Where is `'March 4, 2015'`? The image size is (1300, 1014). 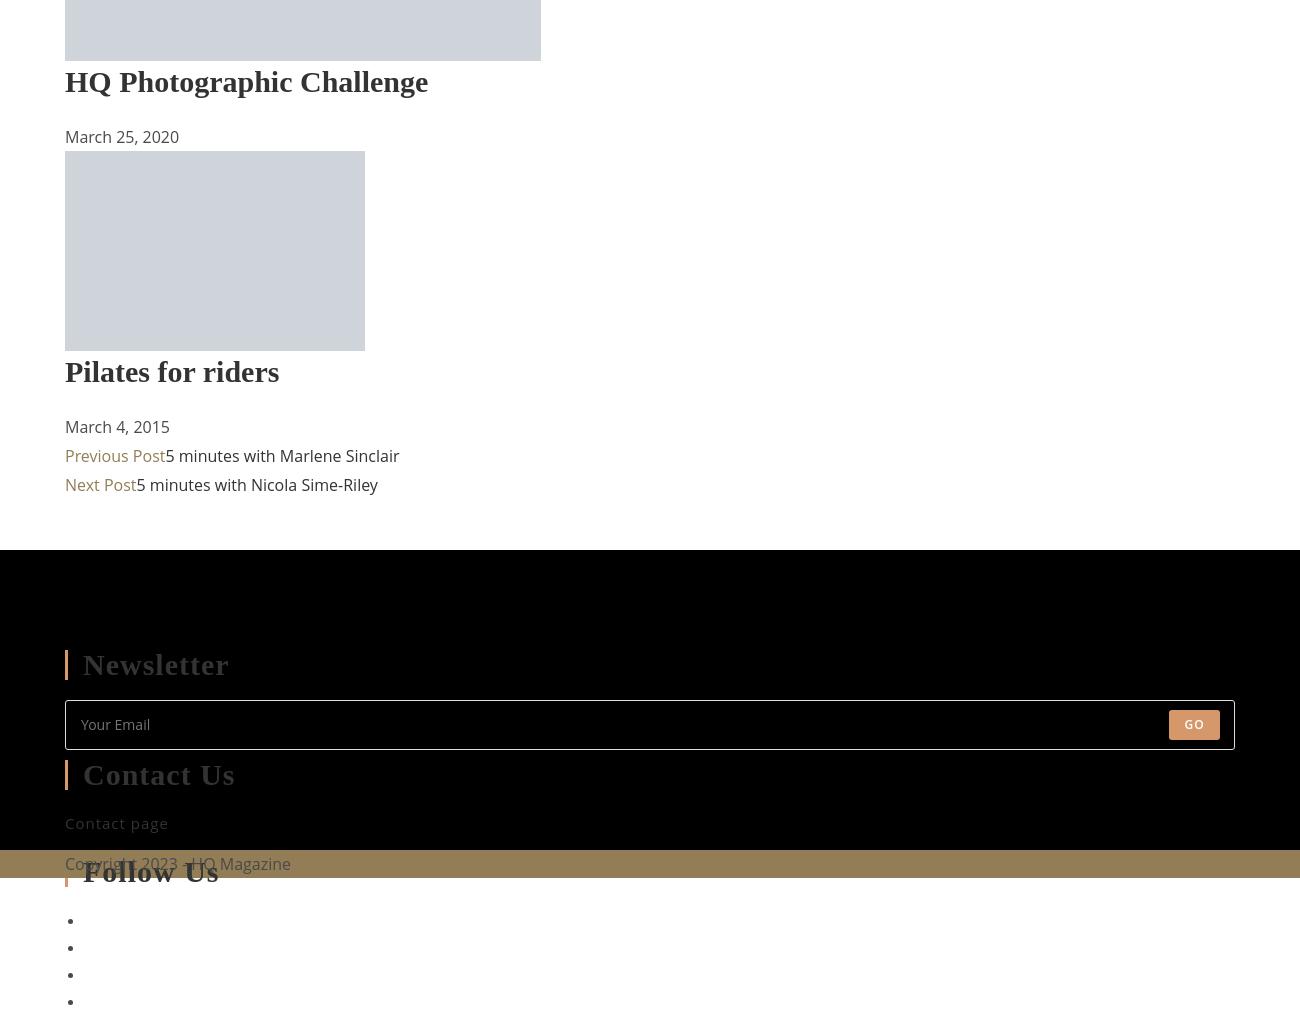
'March 4, 2015' is located at coordinates (65, 426).